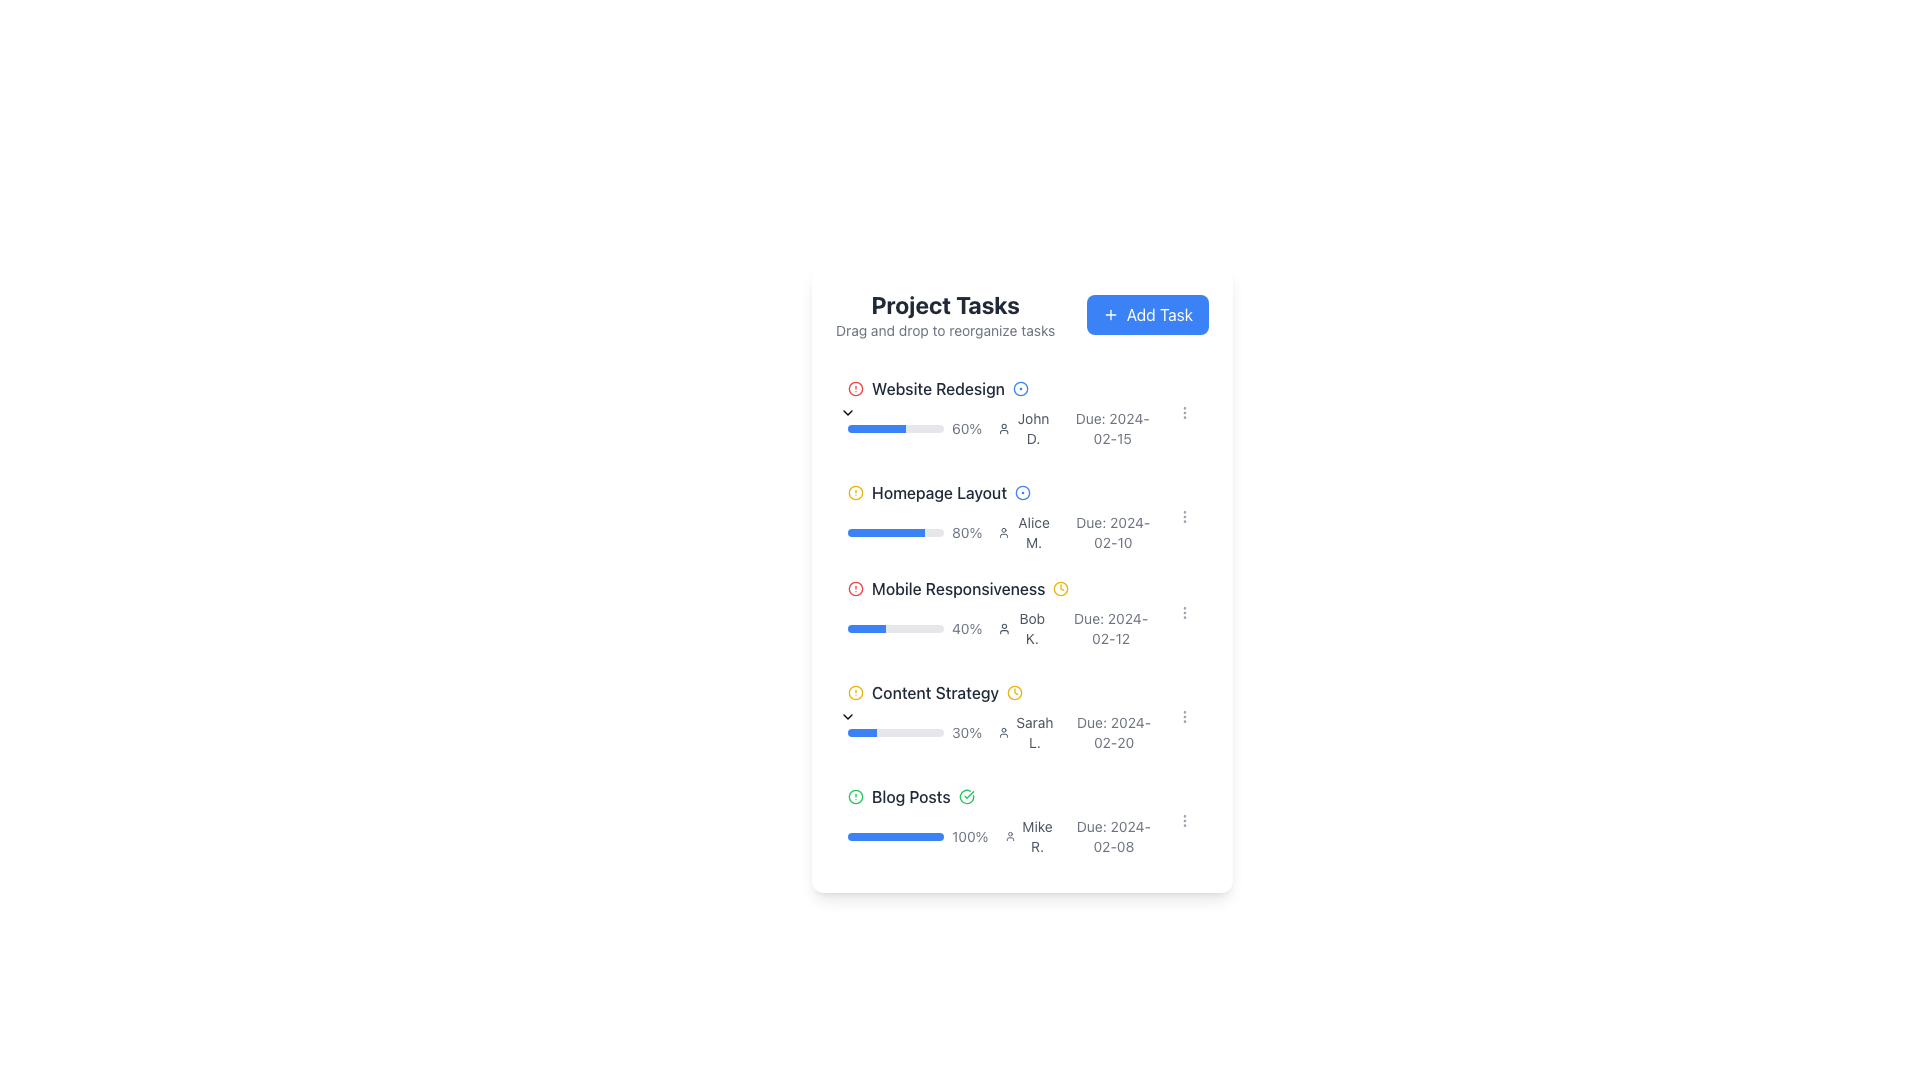  I want to click on the downward-pointing chevron icon located adjacent to the left margin of the task details for 'Website Redesign', so click(848, 411).